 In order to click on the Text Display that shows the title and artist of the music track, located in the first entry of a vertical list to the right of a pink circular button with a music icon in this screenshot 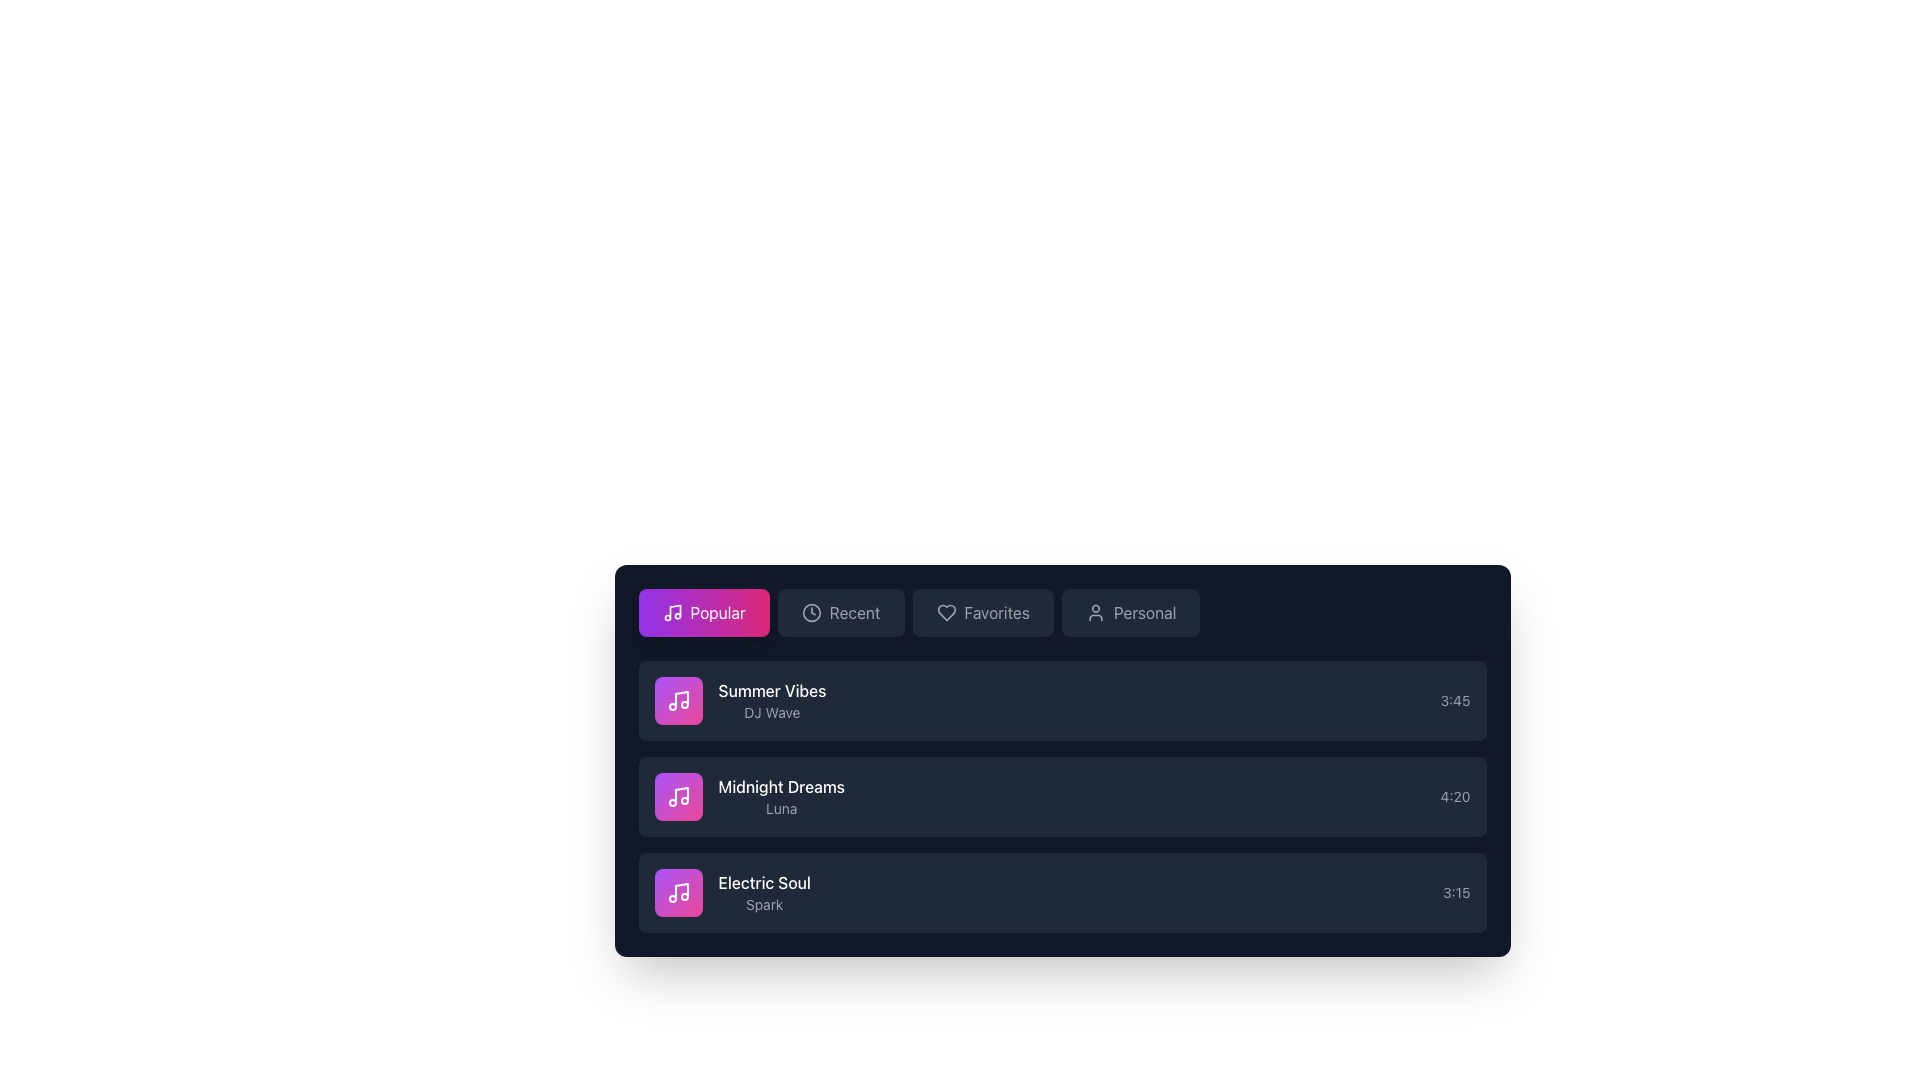, I will do `click(771, 700)`.